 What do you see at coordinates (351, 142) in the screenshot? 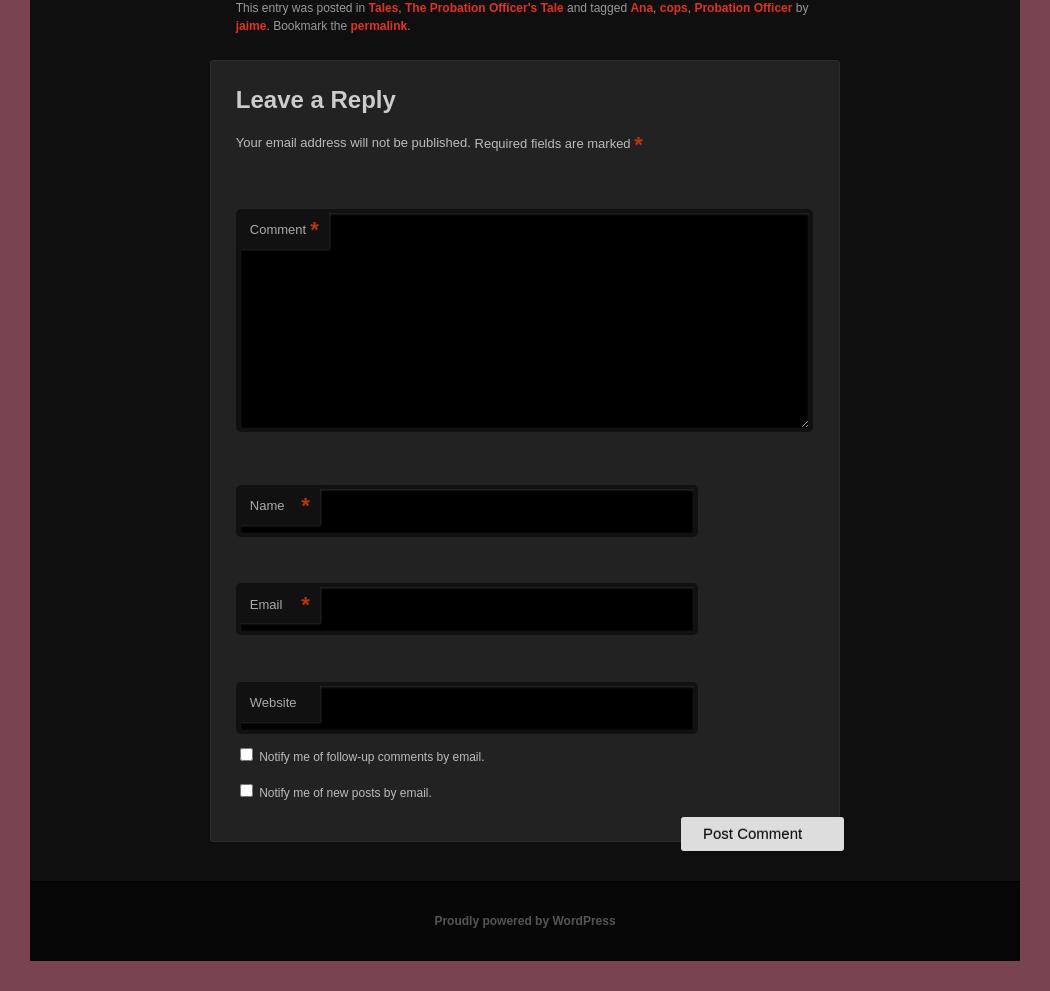
I see `'Your email address will not be published.'` at bounding box center [351, 142].